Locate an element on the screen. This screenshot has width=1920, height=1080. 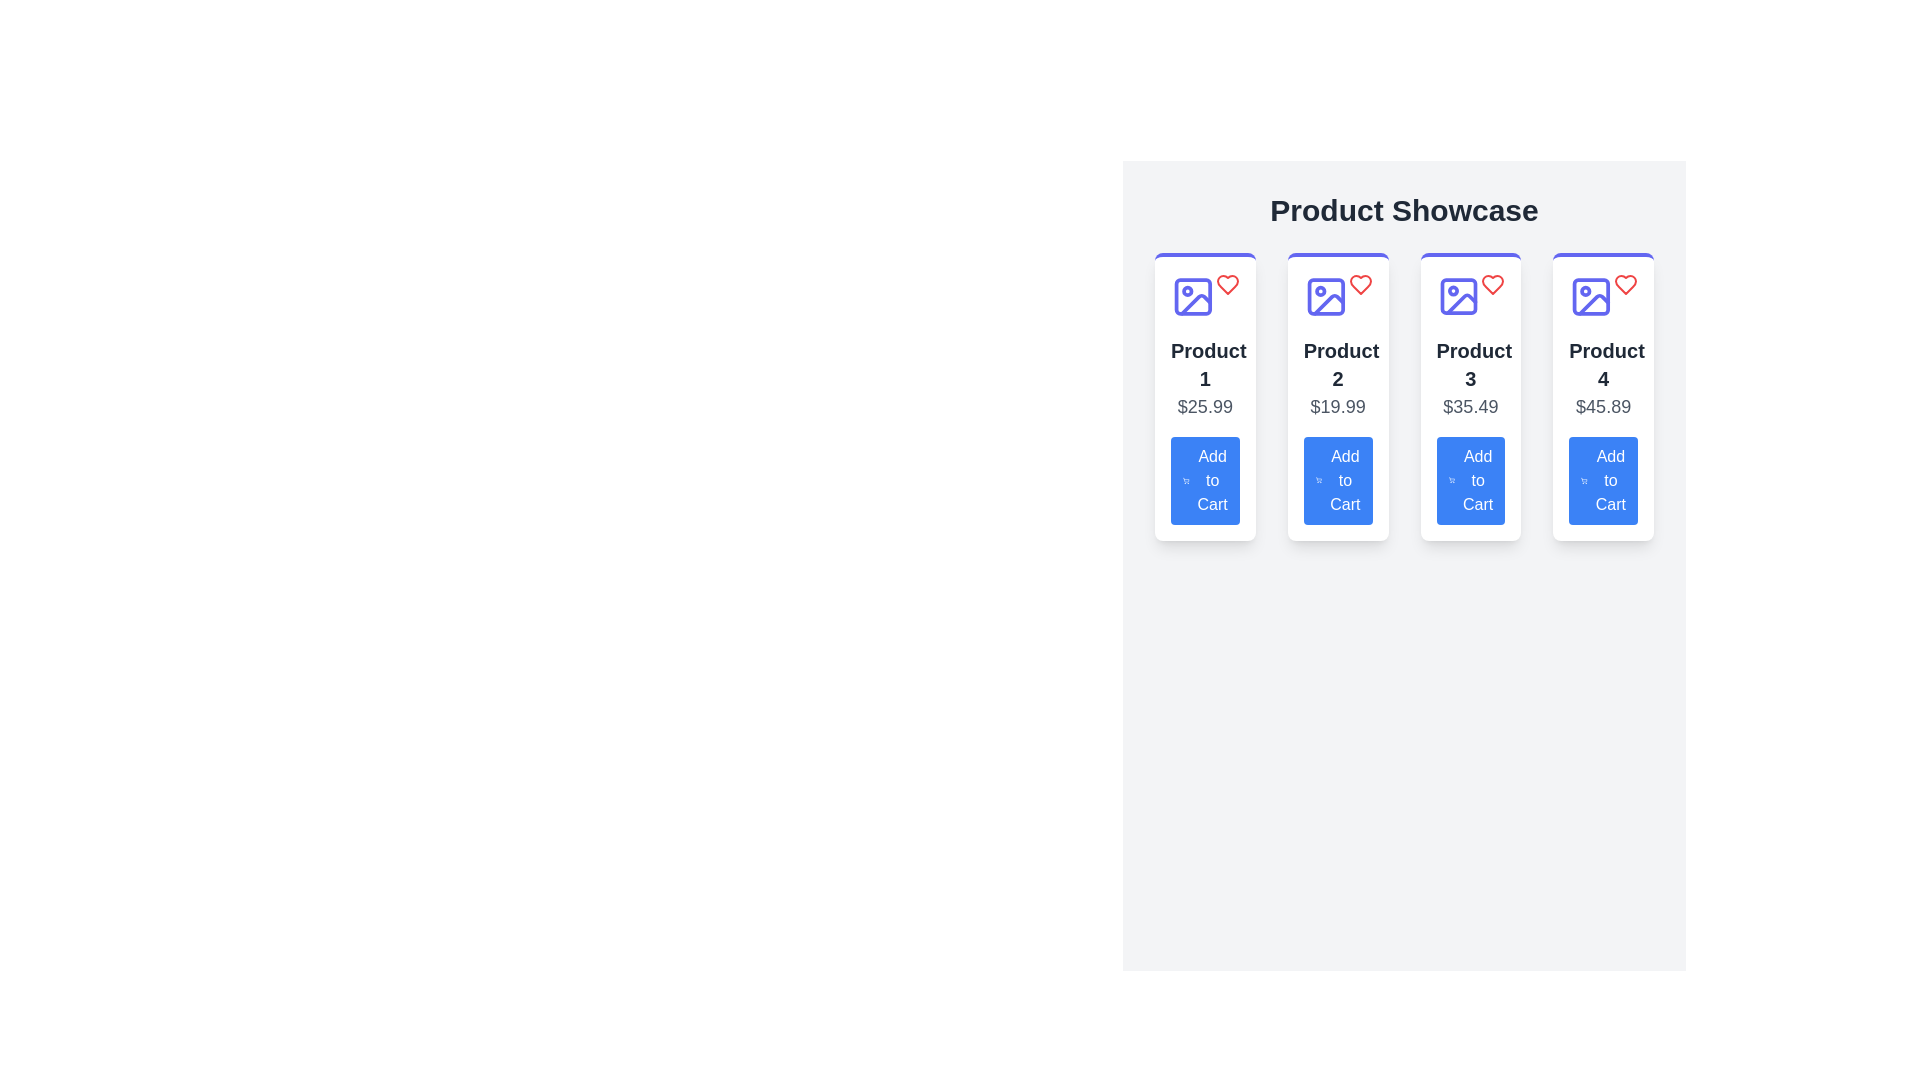
the favorite icon located in the top-right section of the fourth product card in the 'Product Showcase' is located at coordinates (1626, 285).